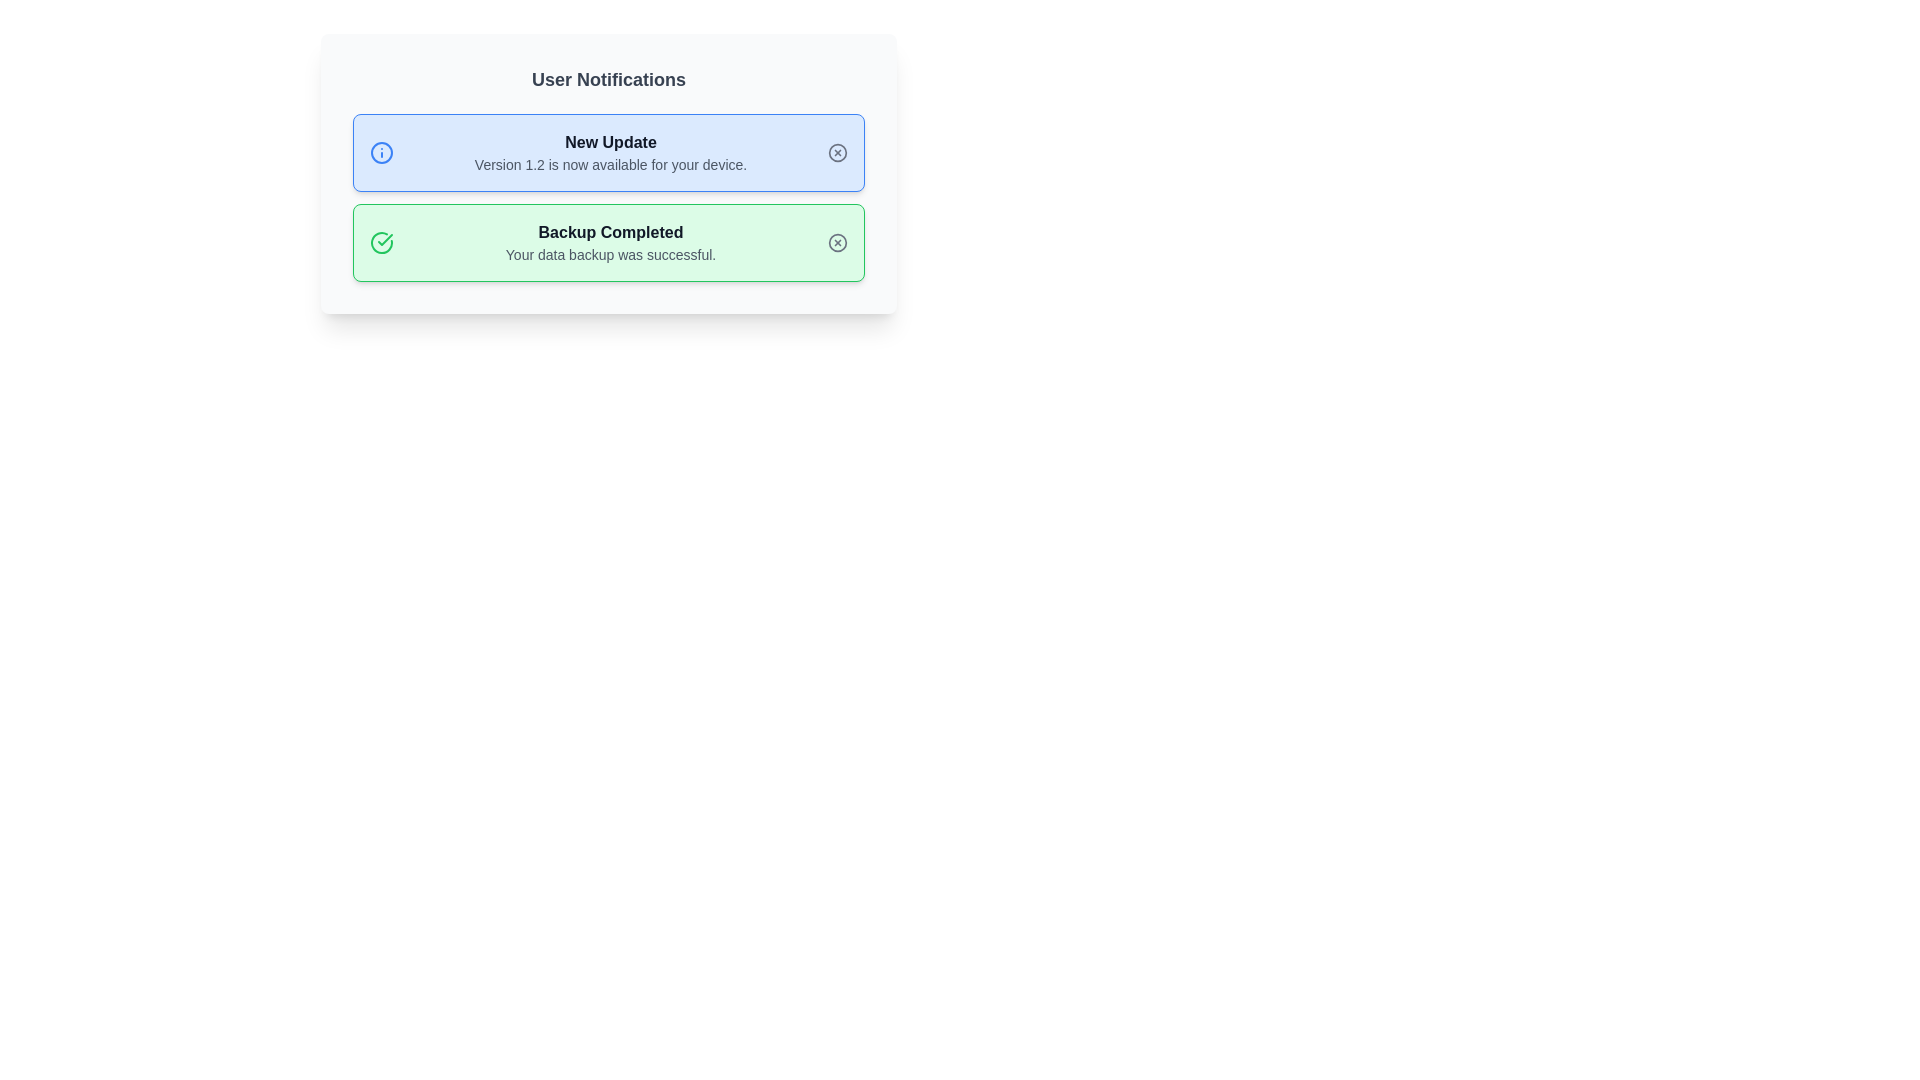 The height and width of the screenshot is (1080, 1920). Describe the element at coordinates (609, 253) in the screenshot. I see `the feedback message text located in the second notification card, directly below the 'Backup Completed' header` at that location.